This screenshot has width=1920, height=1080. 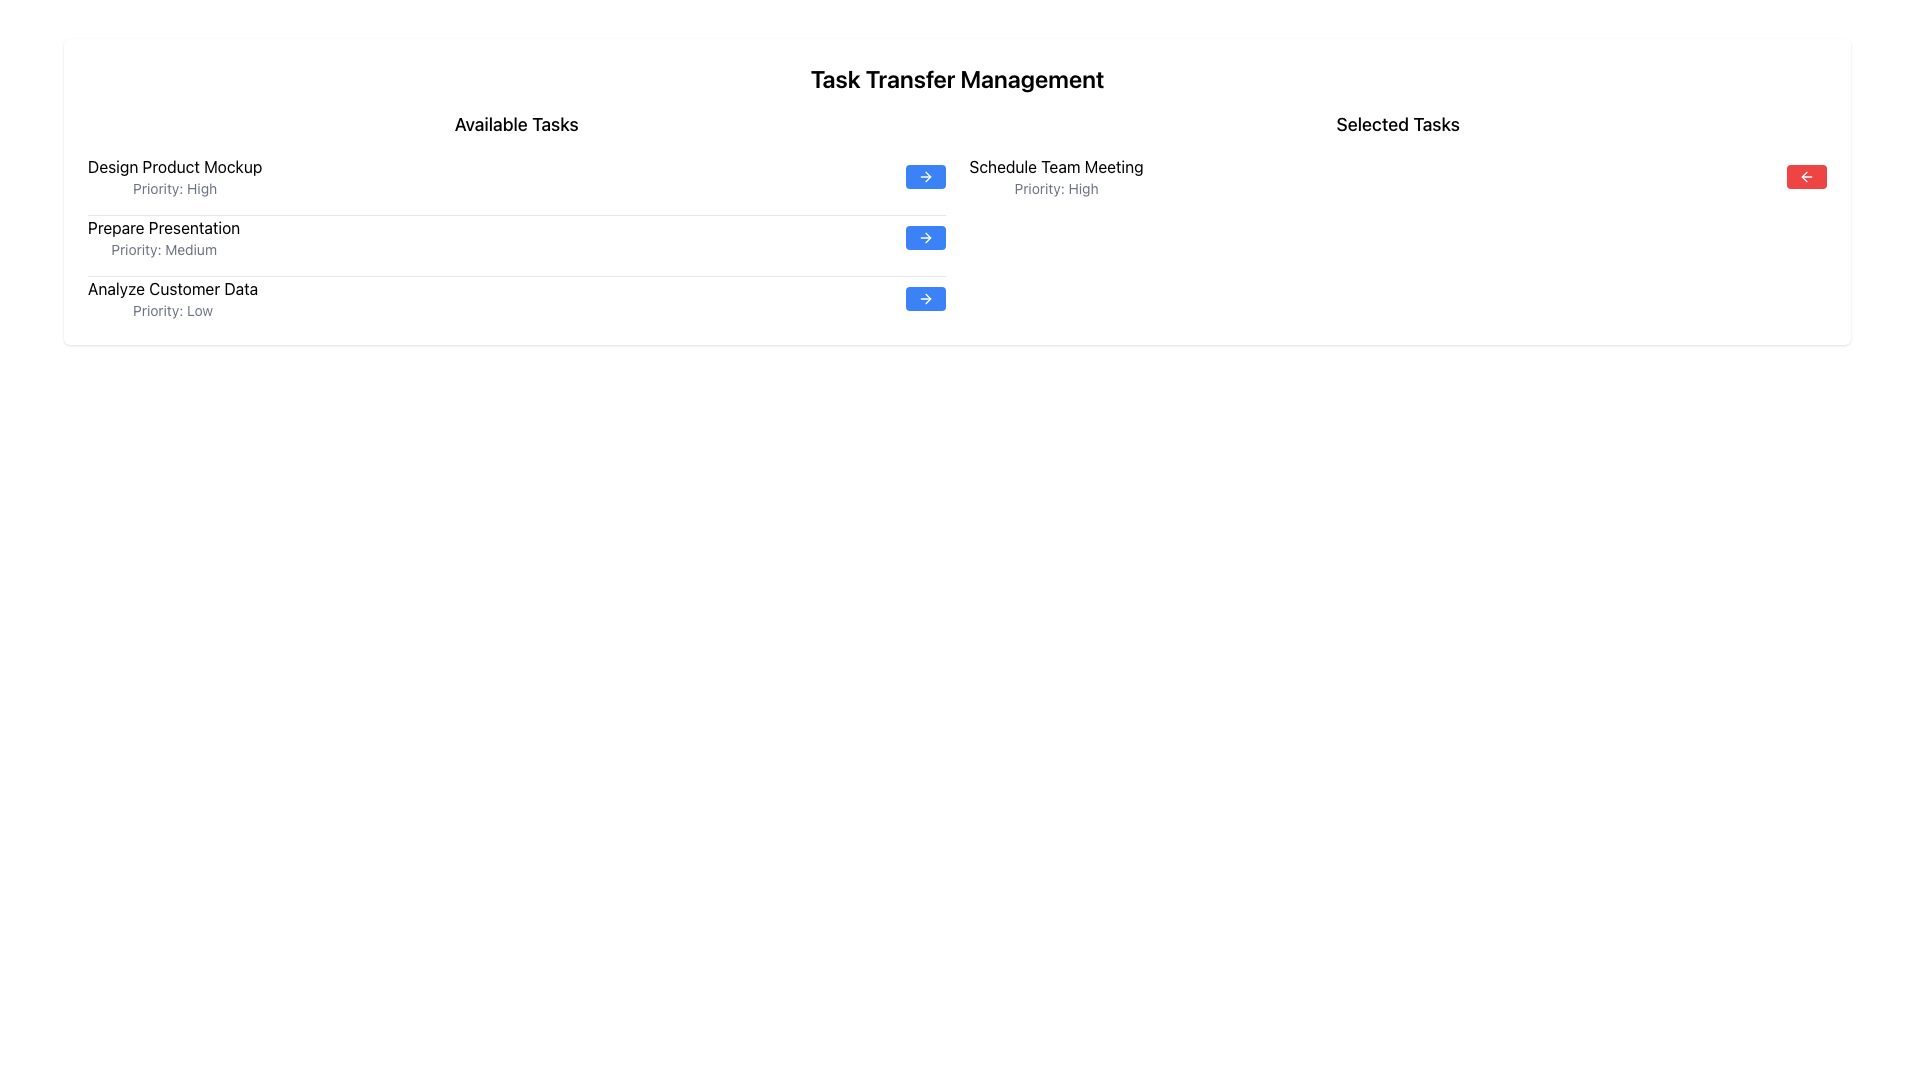 I want to click on the rightwards arrow icon embedded in the button located in the 'Available Tasks' section next to the task labeled 'Prepare Presentation', so click(x=926, y=237).